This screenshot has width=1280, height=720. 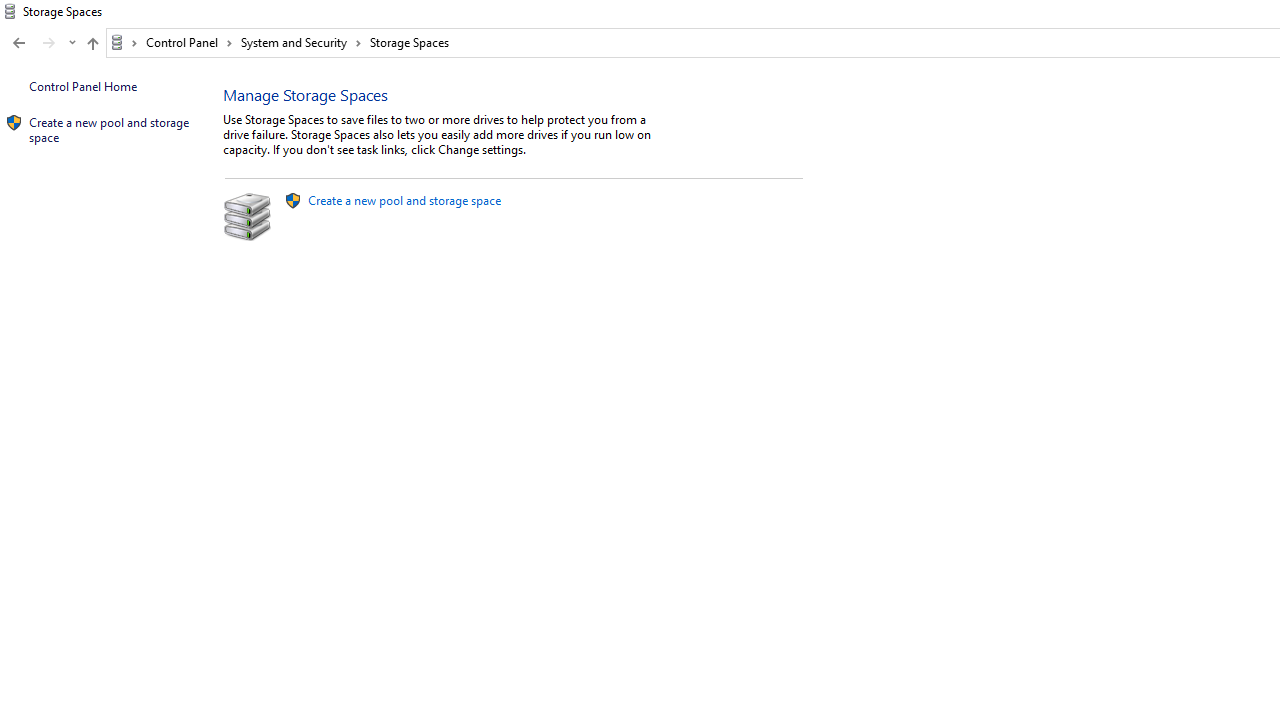 What do you see at coordinates (91, 45) in the screenshot?
I see `'Up band toolbar'` at bounding box center [91, 45].